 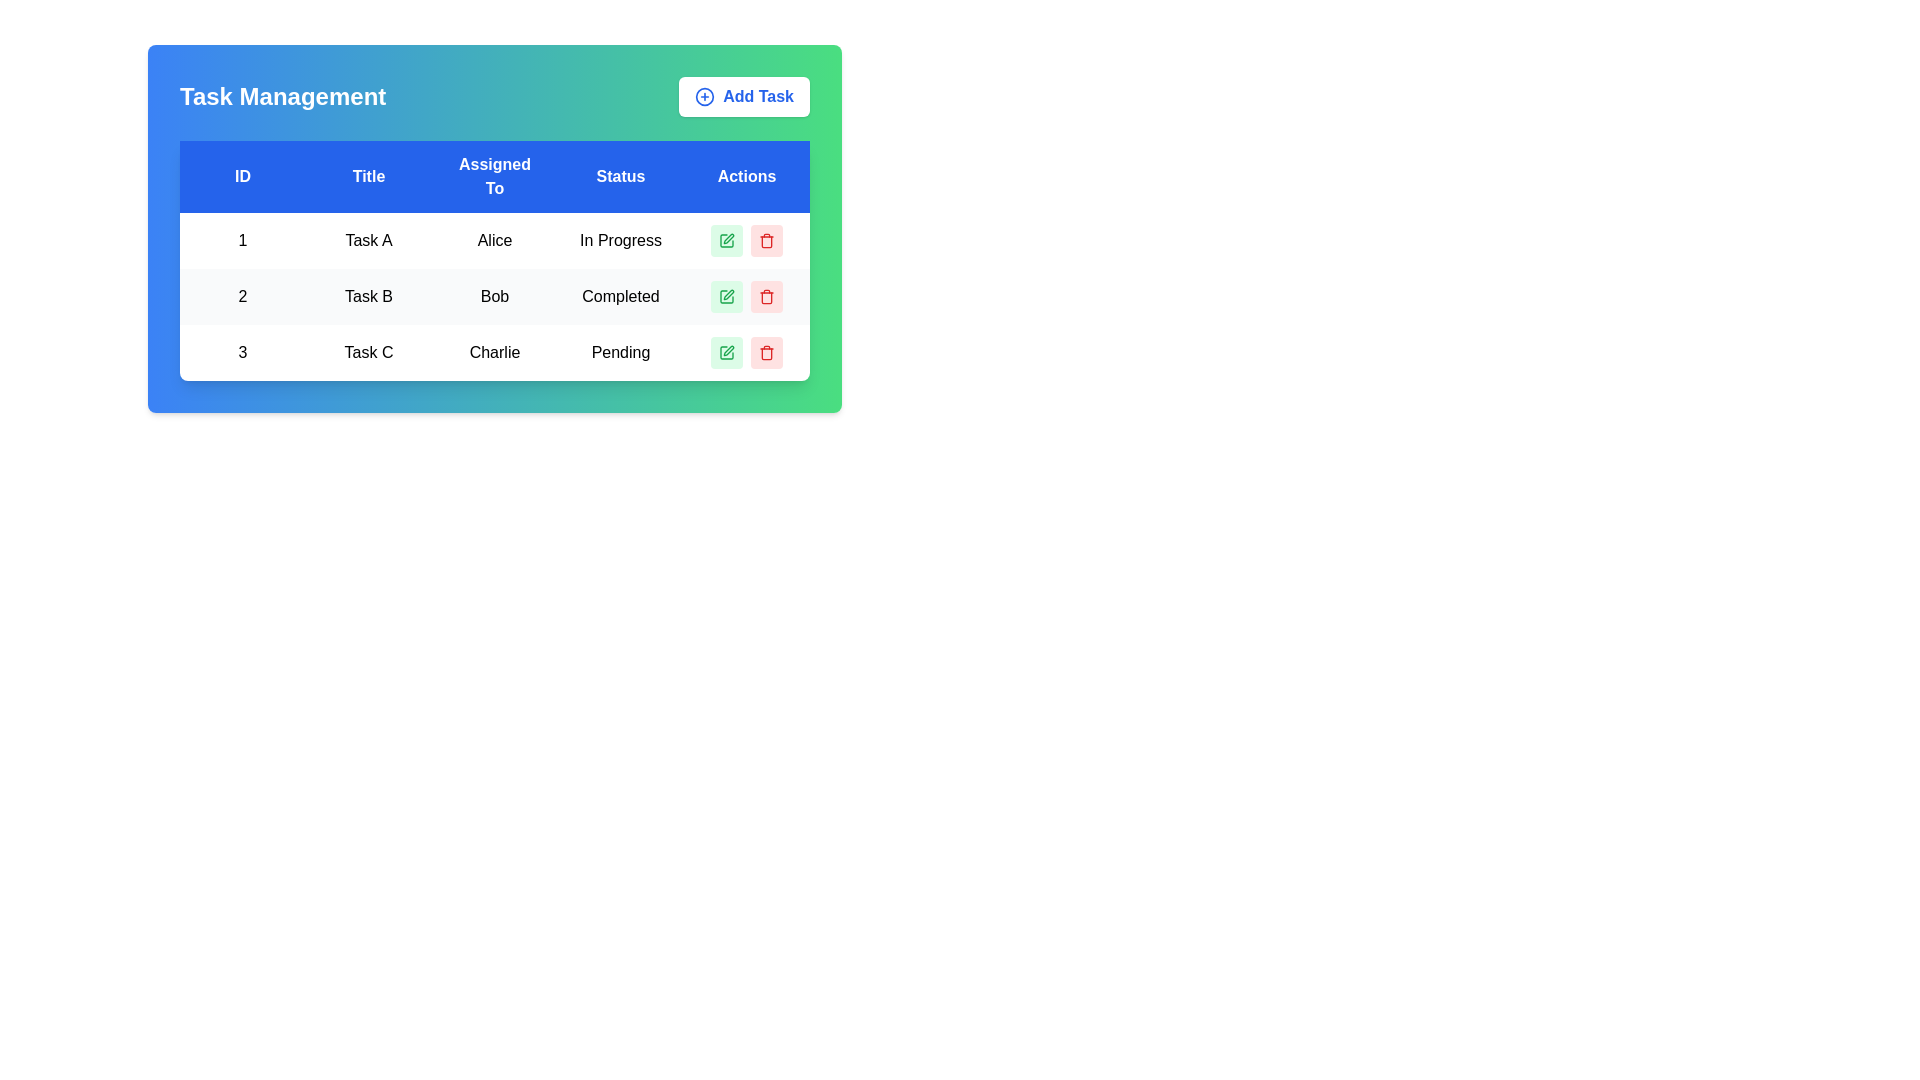 I want to click on the green editing button shaped like a pen in the Actions column for Task C, so click(x=728, y=350).